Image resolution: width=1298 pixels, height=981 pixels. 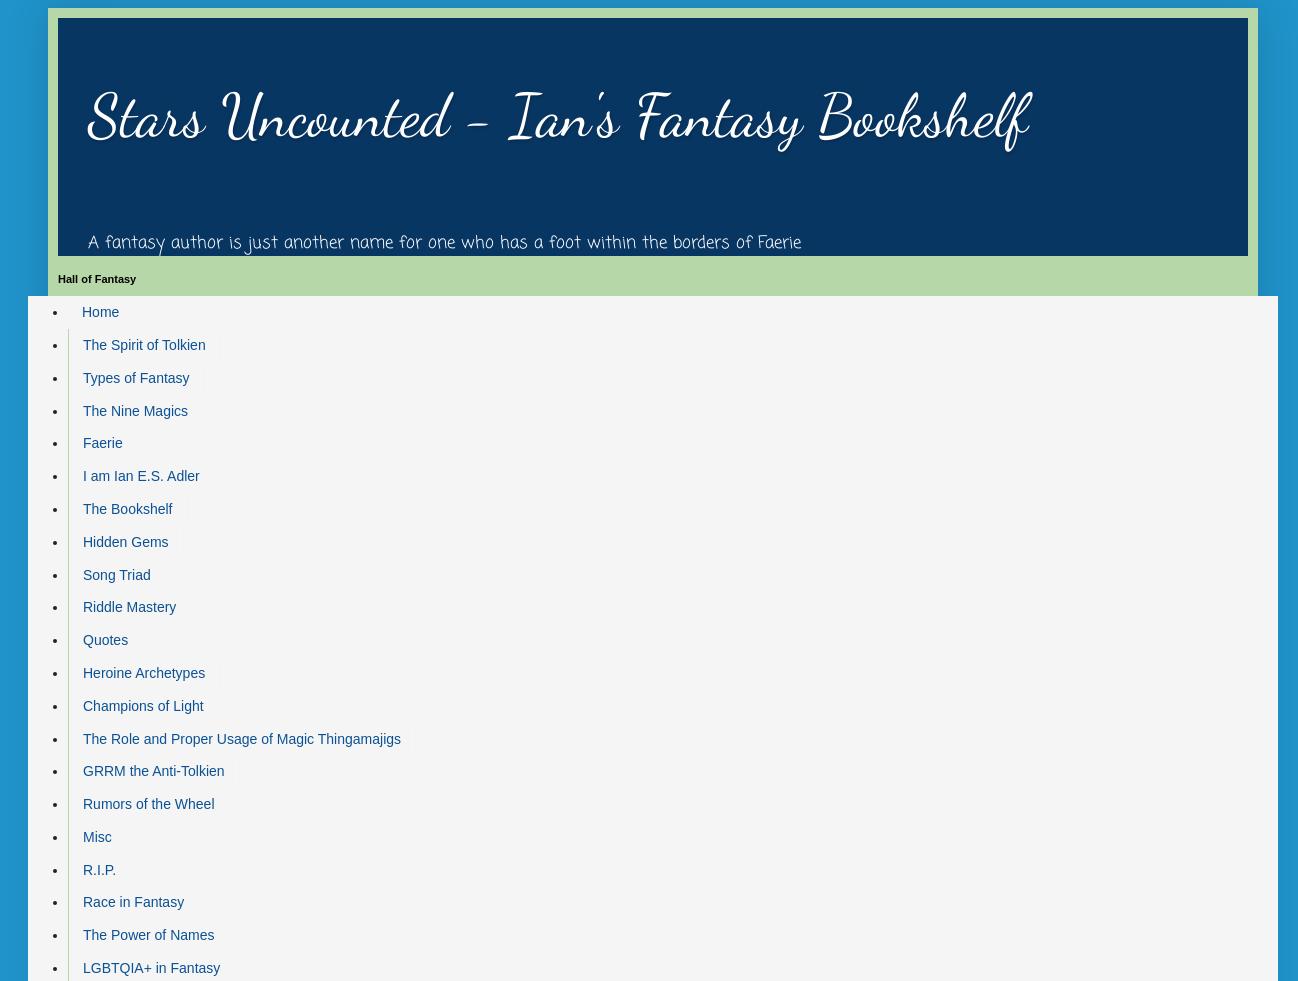 I want to click on 'Faerie', so click(x=82, y=442).